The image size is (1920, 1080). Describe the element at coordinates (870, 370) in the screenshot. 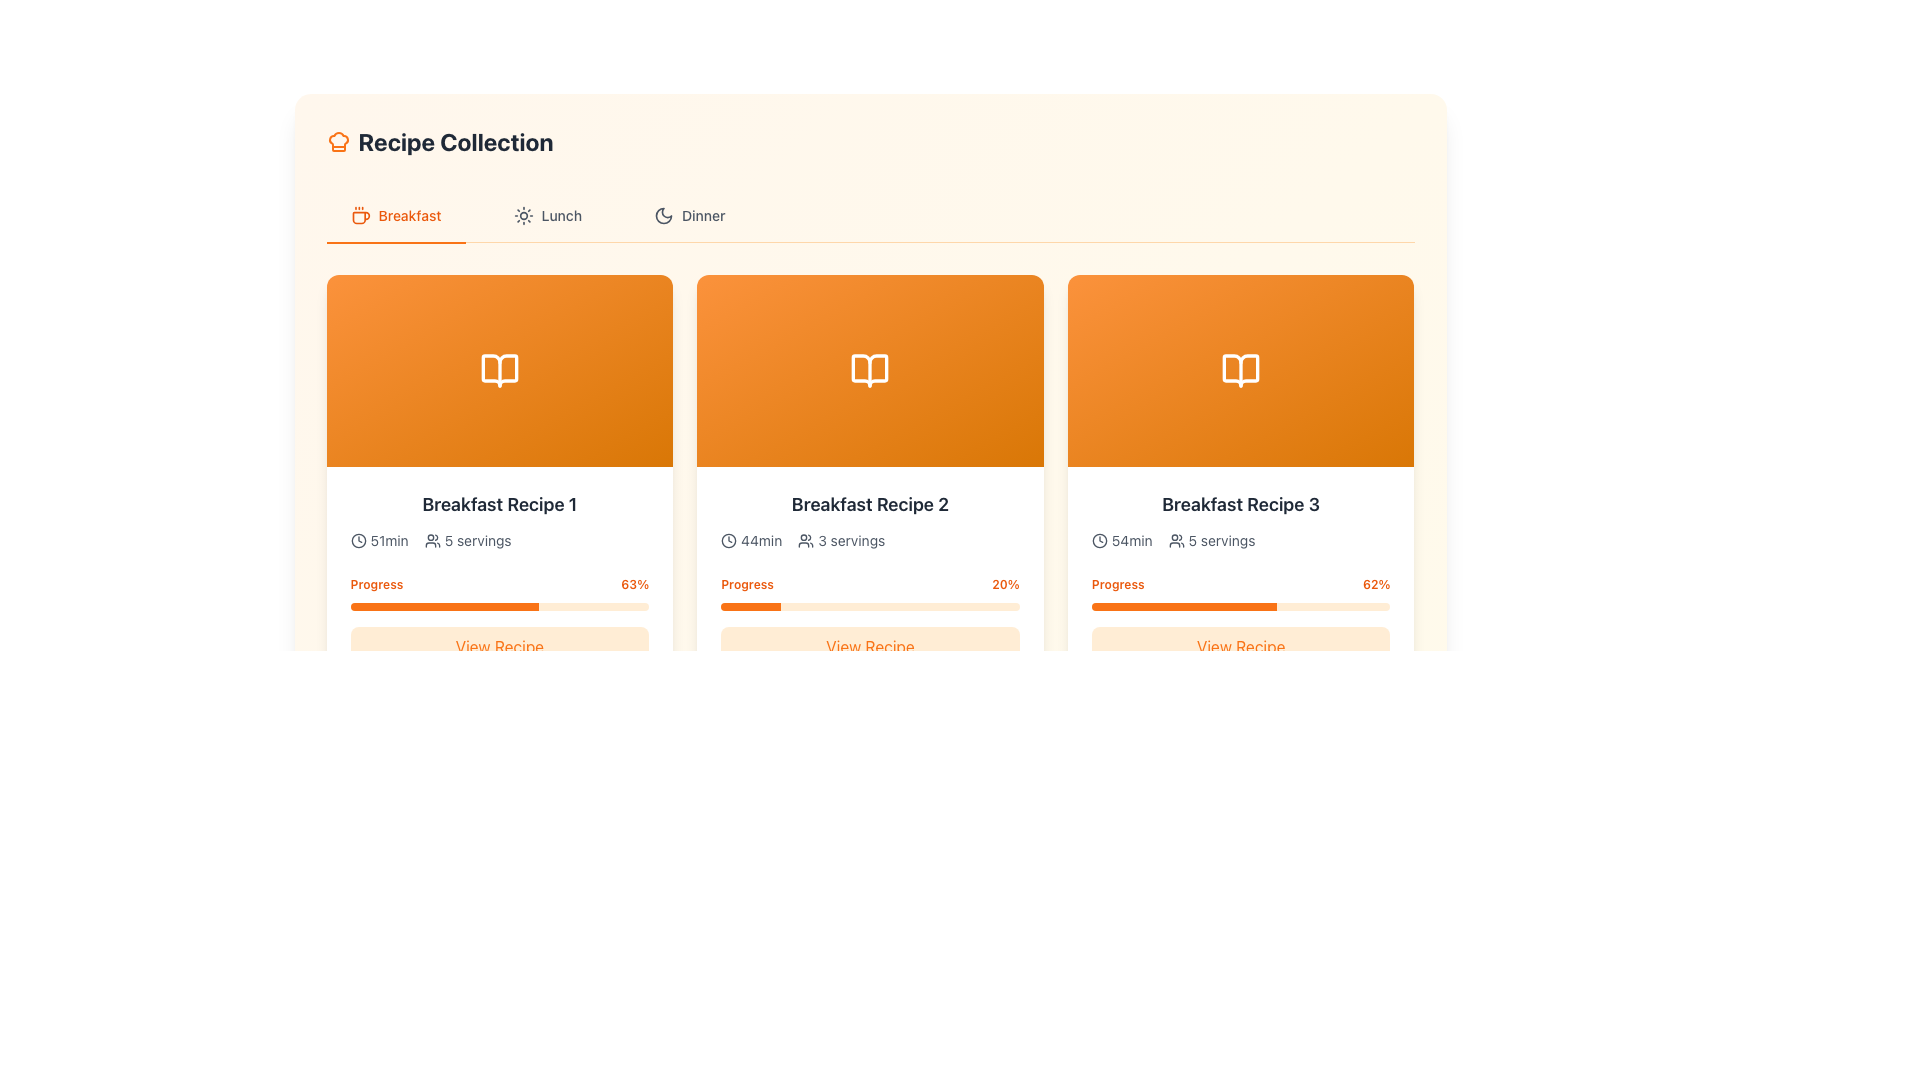

I see `open book icon located at the top-center of the 'Breakfast Recipe 2' card, which is visually represented in white on an orange background` at that location.